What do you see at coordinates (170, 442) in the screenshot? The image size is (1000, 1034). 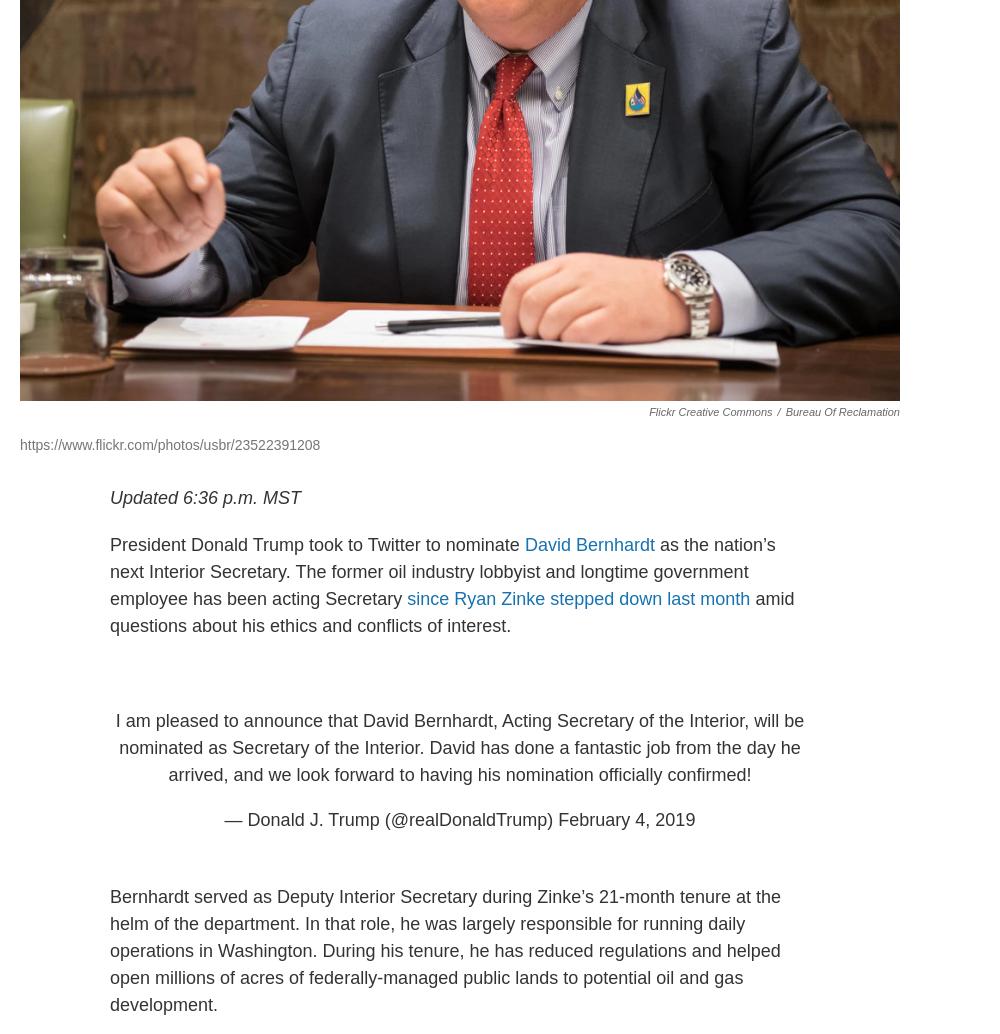 I see `'https://www.flickr.com/photos/usbr/23522391208'` at bounding box center [170, 442].